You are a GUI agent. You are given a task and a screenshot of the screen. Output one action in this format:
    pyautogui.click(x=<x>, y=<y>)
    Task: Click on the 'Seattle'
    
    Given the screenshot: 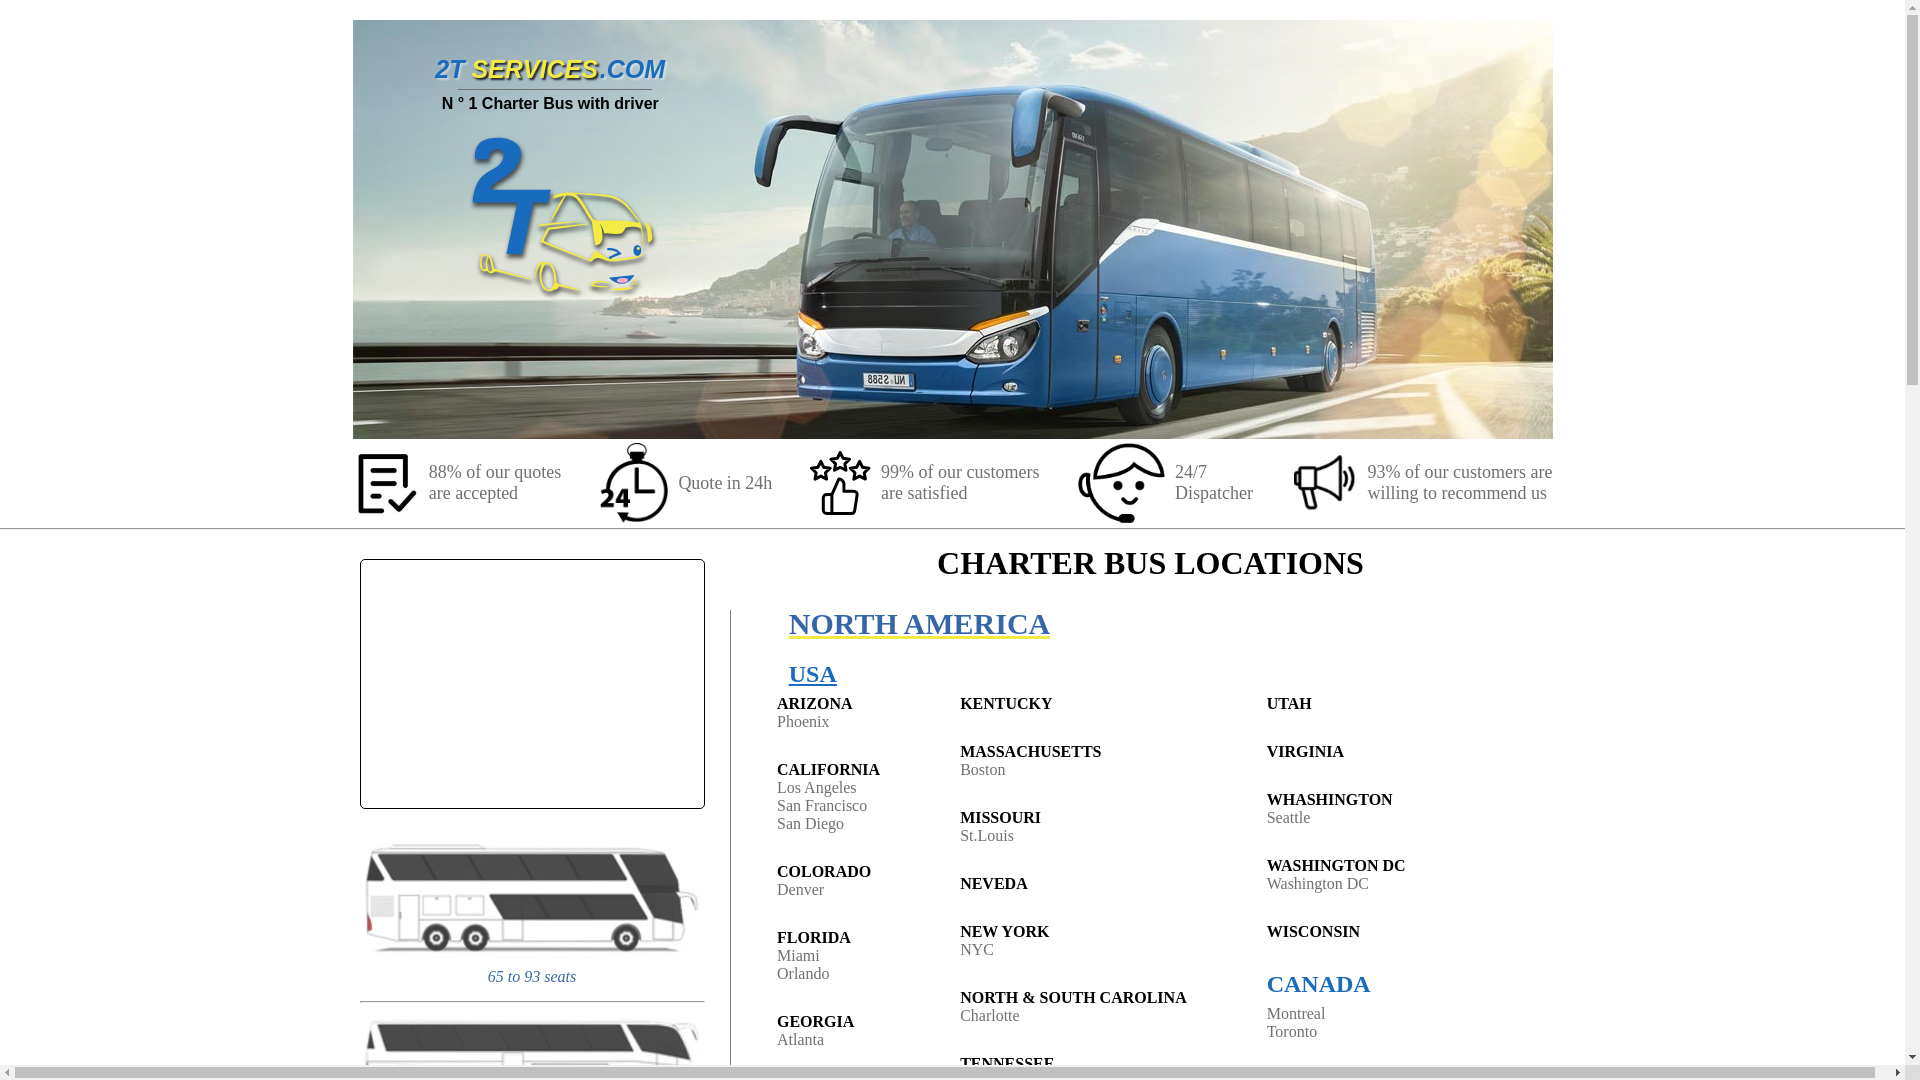 What is the action you would take?
    pyautogui.click(x=1266, y=817)
    